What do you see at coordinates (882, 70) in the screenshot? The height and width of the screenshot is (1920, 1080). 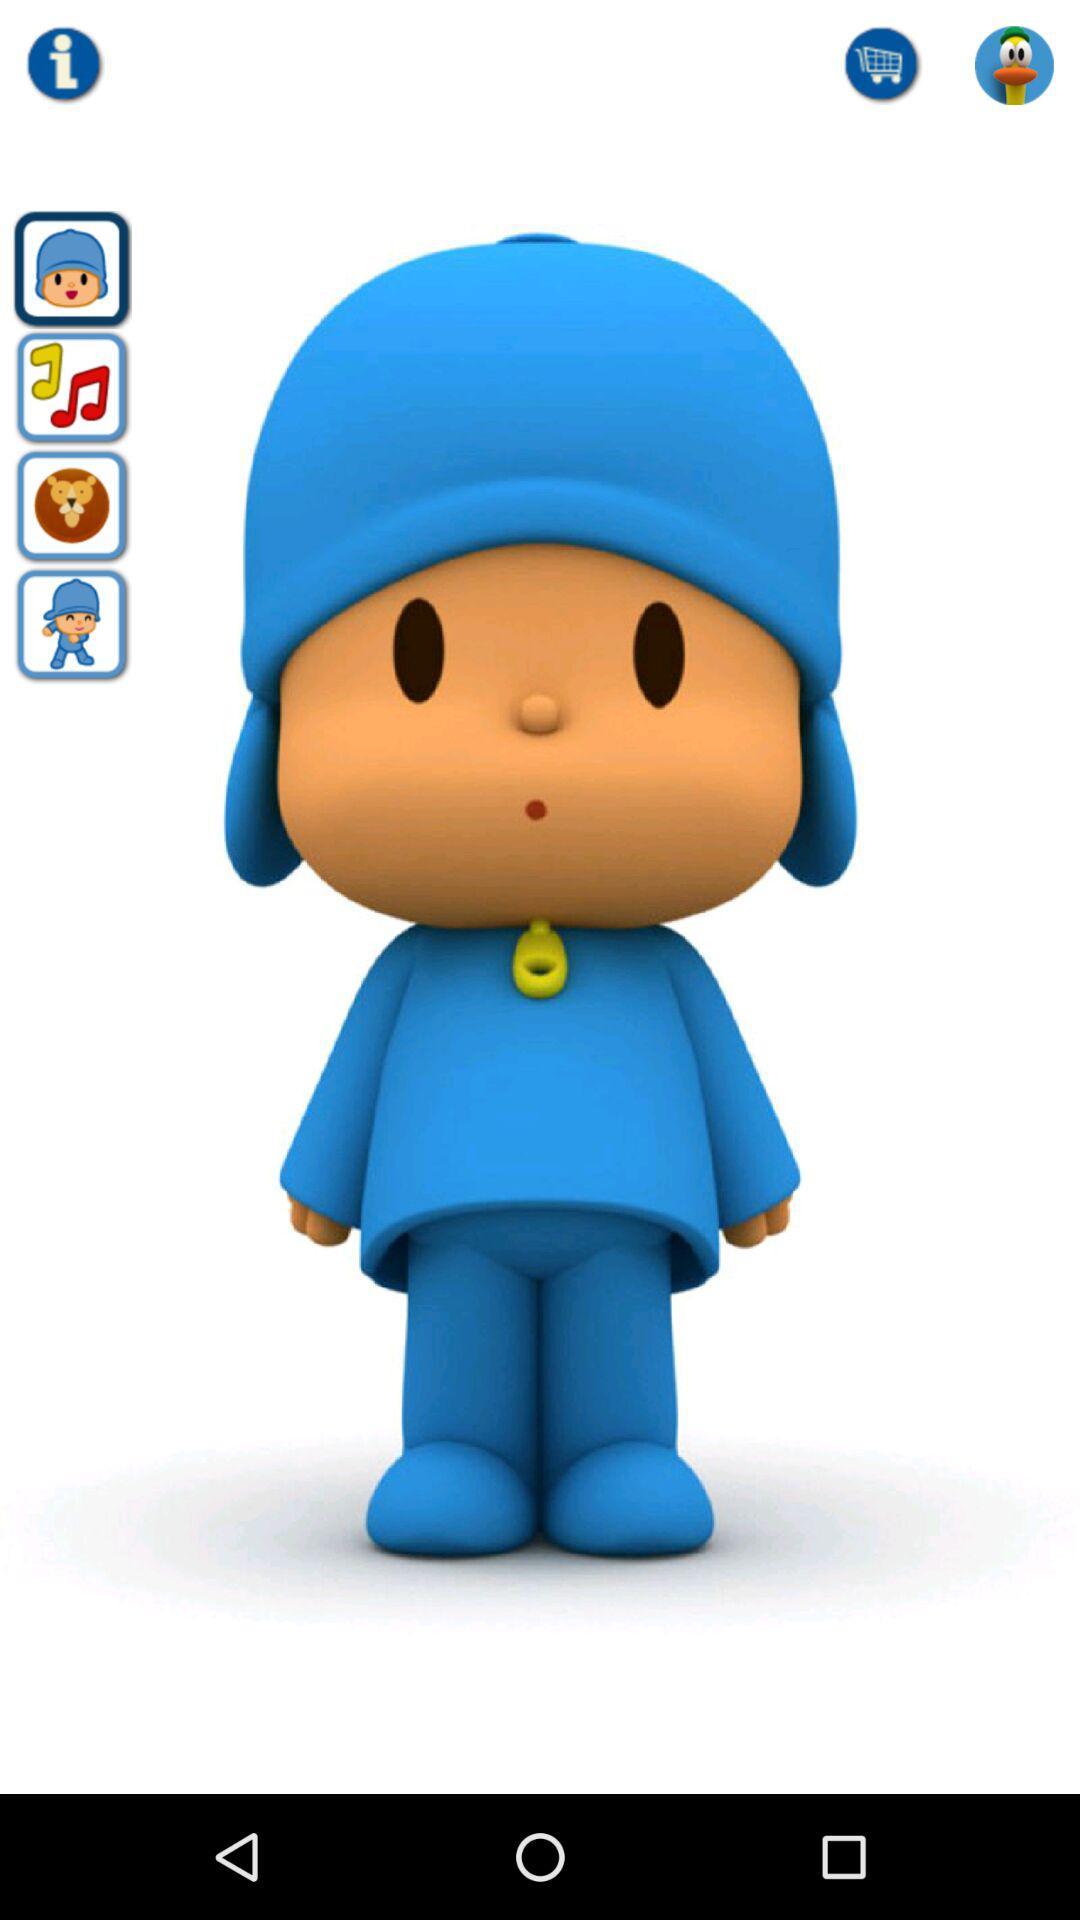 I see `the cart icon` at bounding box center [882, 70].